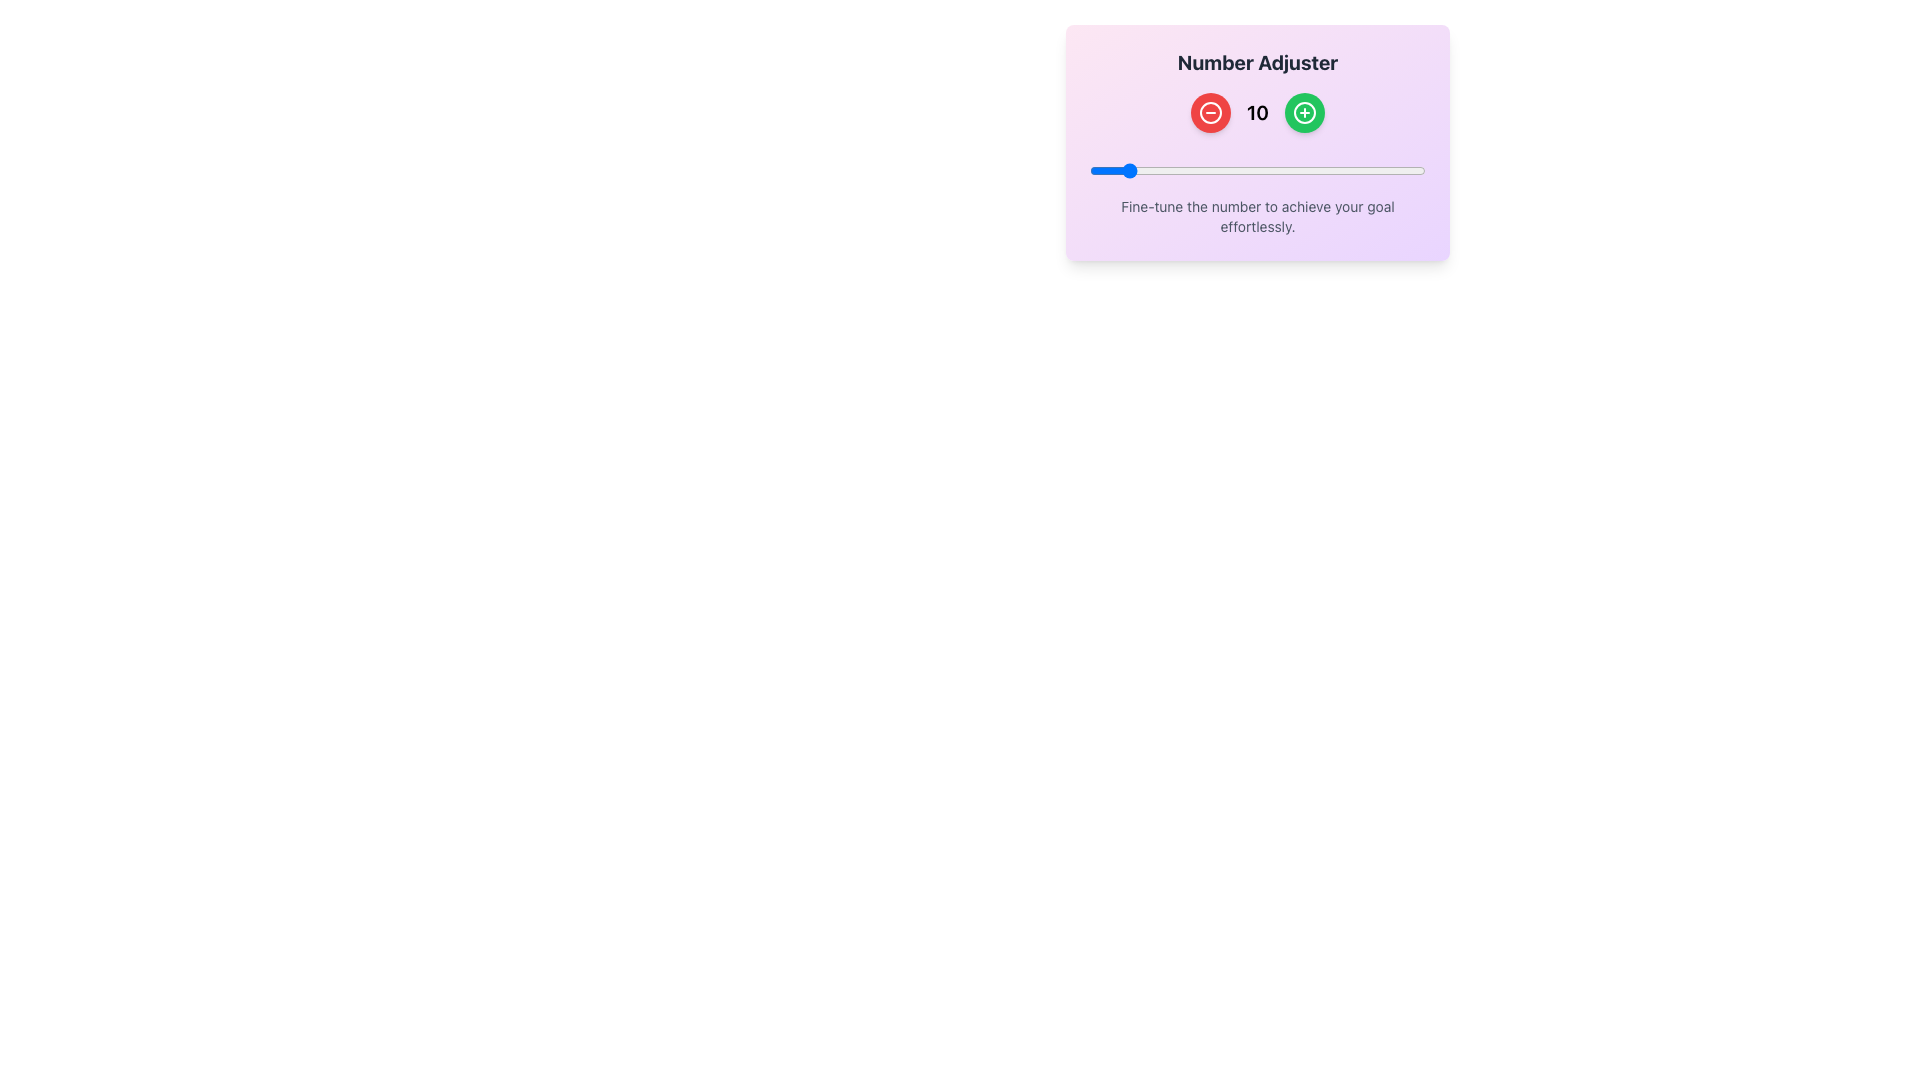 The height and width of the screenshot is (1080, 1920). What do you see at coordinates (1281, 169) in the screenshot?
I see `the slider` at bounding box center [1281, 169].